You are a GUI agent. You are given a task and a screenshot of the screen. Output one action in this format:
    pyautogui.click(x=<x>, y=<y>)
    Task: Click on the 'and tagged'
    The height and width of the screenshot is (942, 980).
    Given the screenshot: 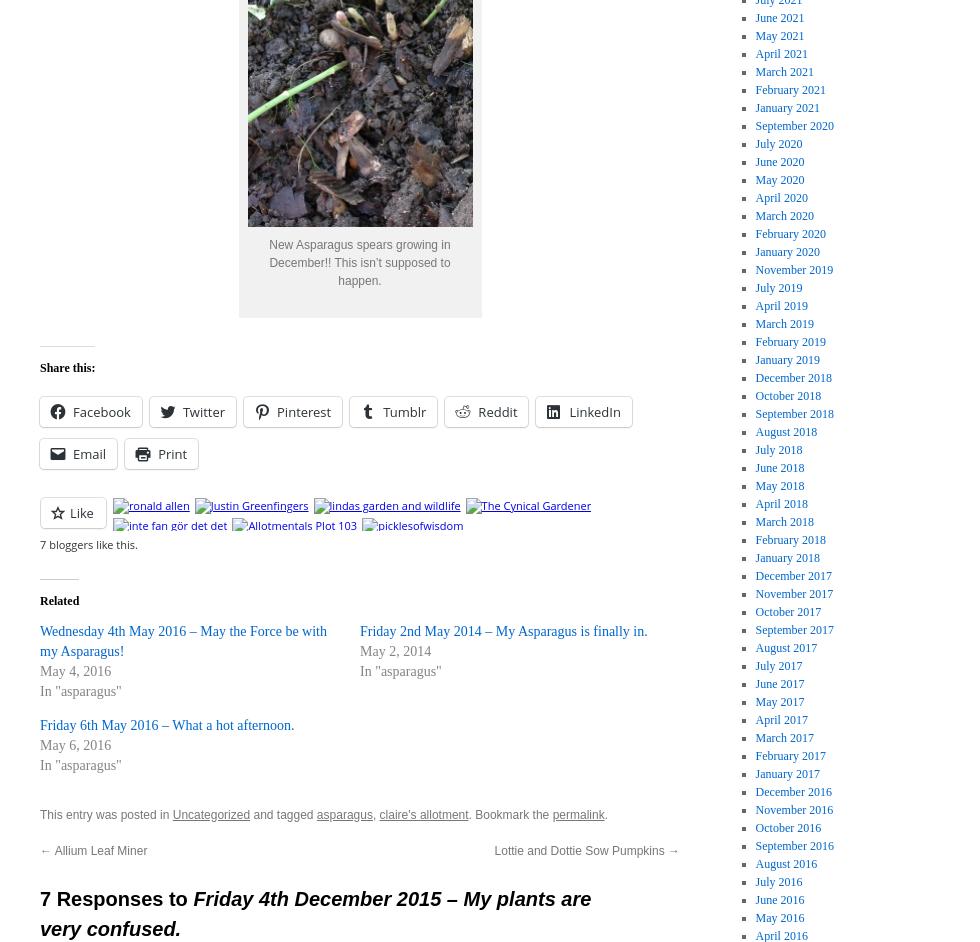 What is the action you would take?
    pyautogui.click(x=283, y=812)
    